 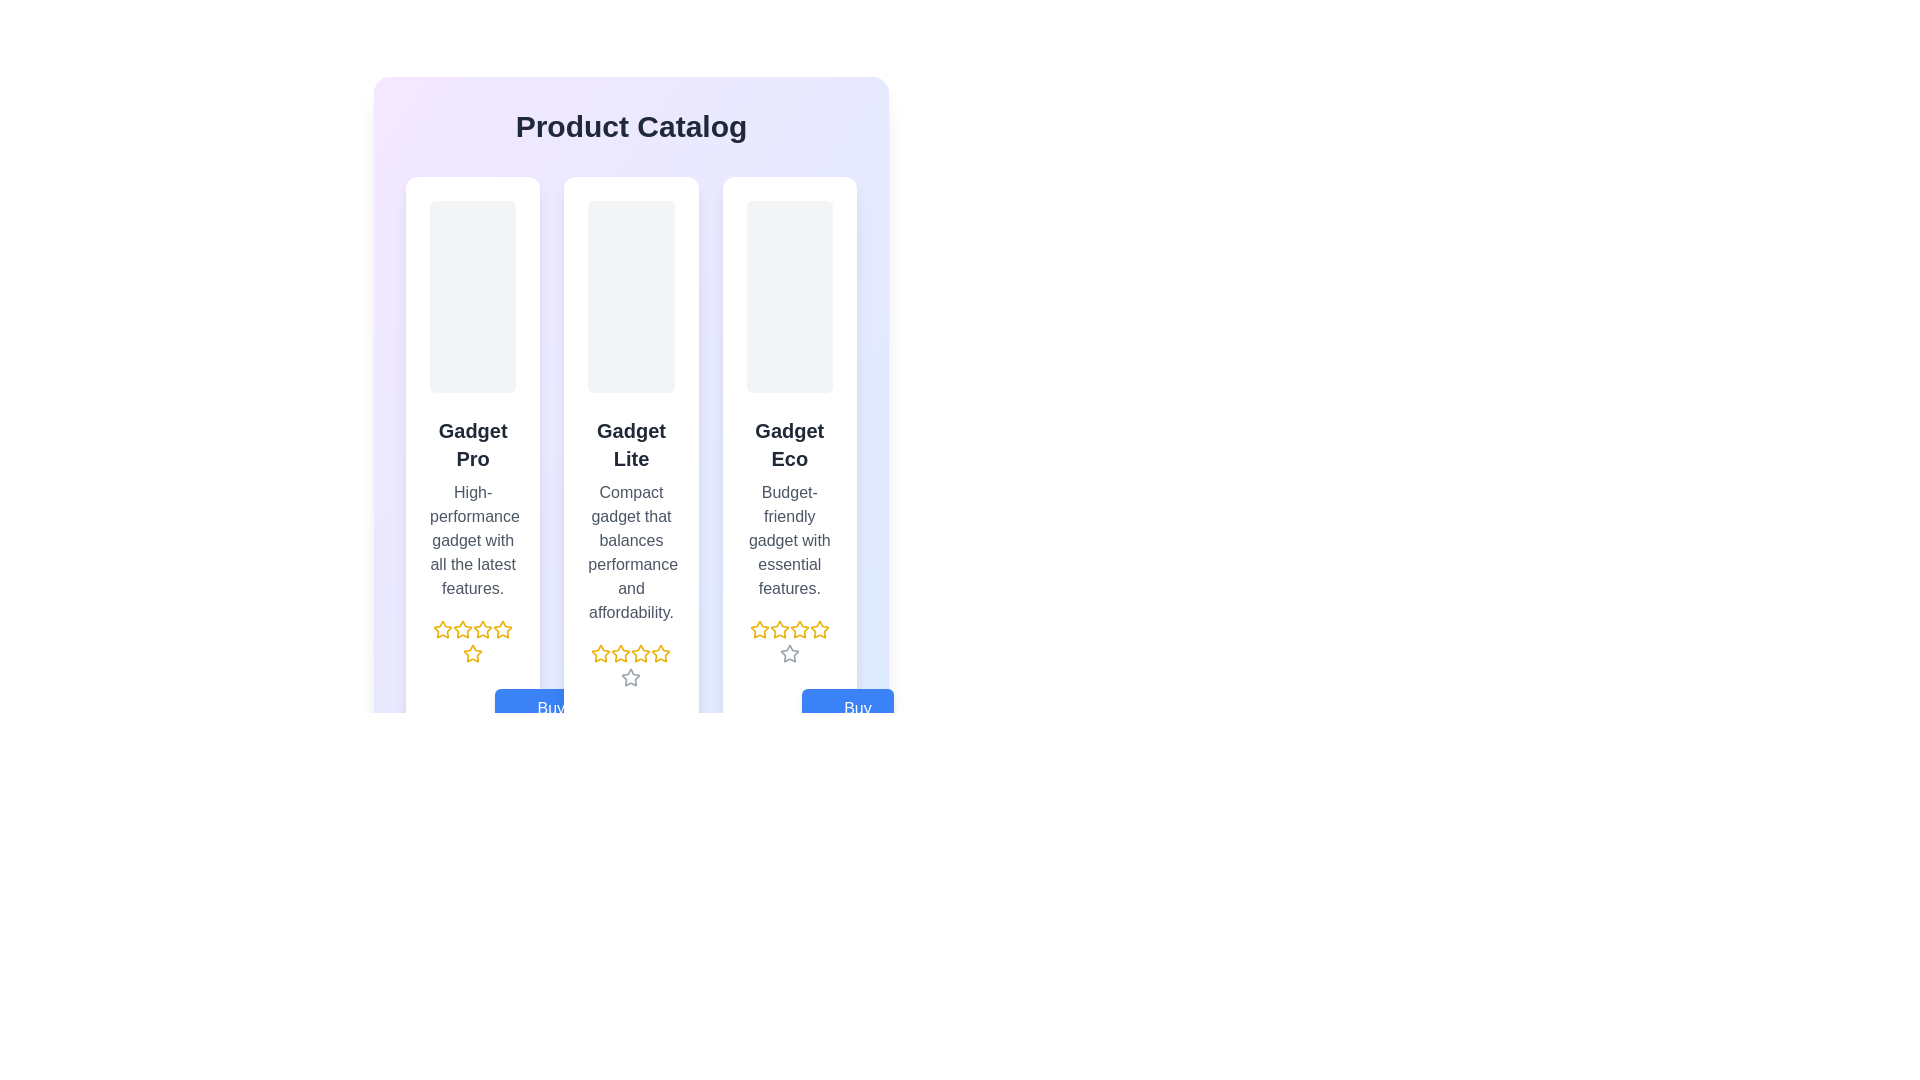 I want to click on the fifth star icon in the rating system for the 'Gadget Pro' product, so click(x=472, y=653).